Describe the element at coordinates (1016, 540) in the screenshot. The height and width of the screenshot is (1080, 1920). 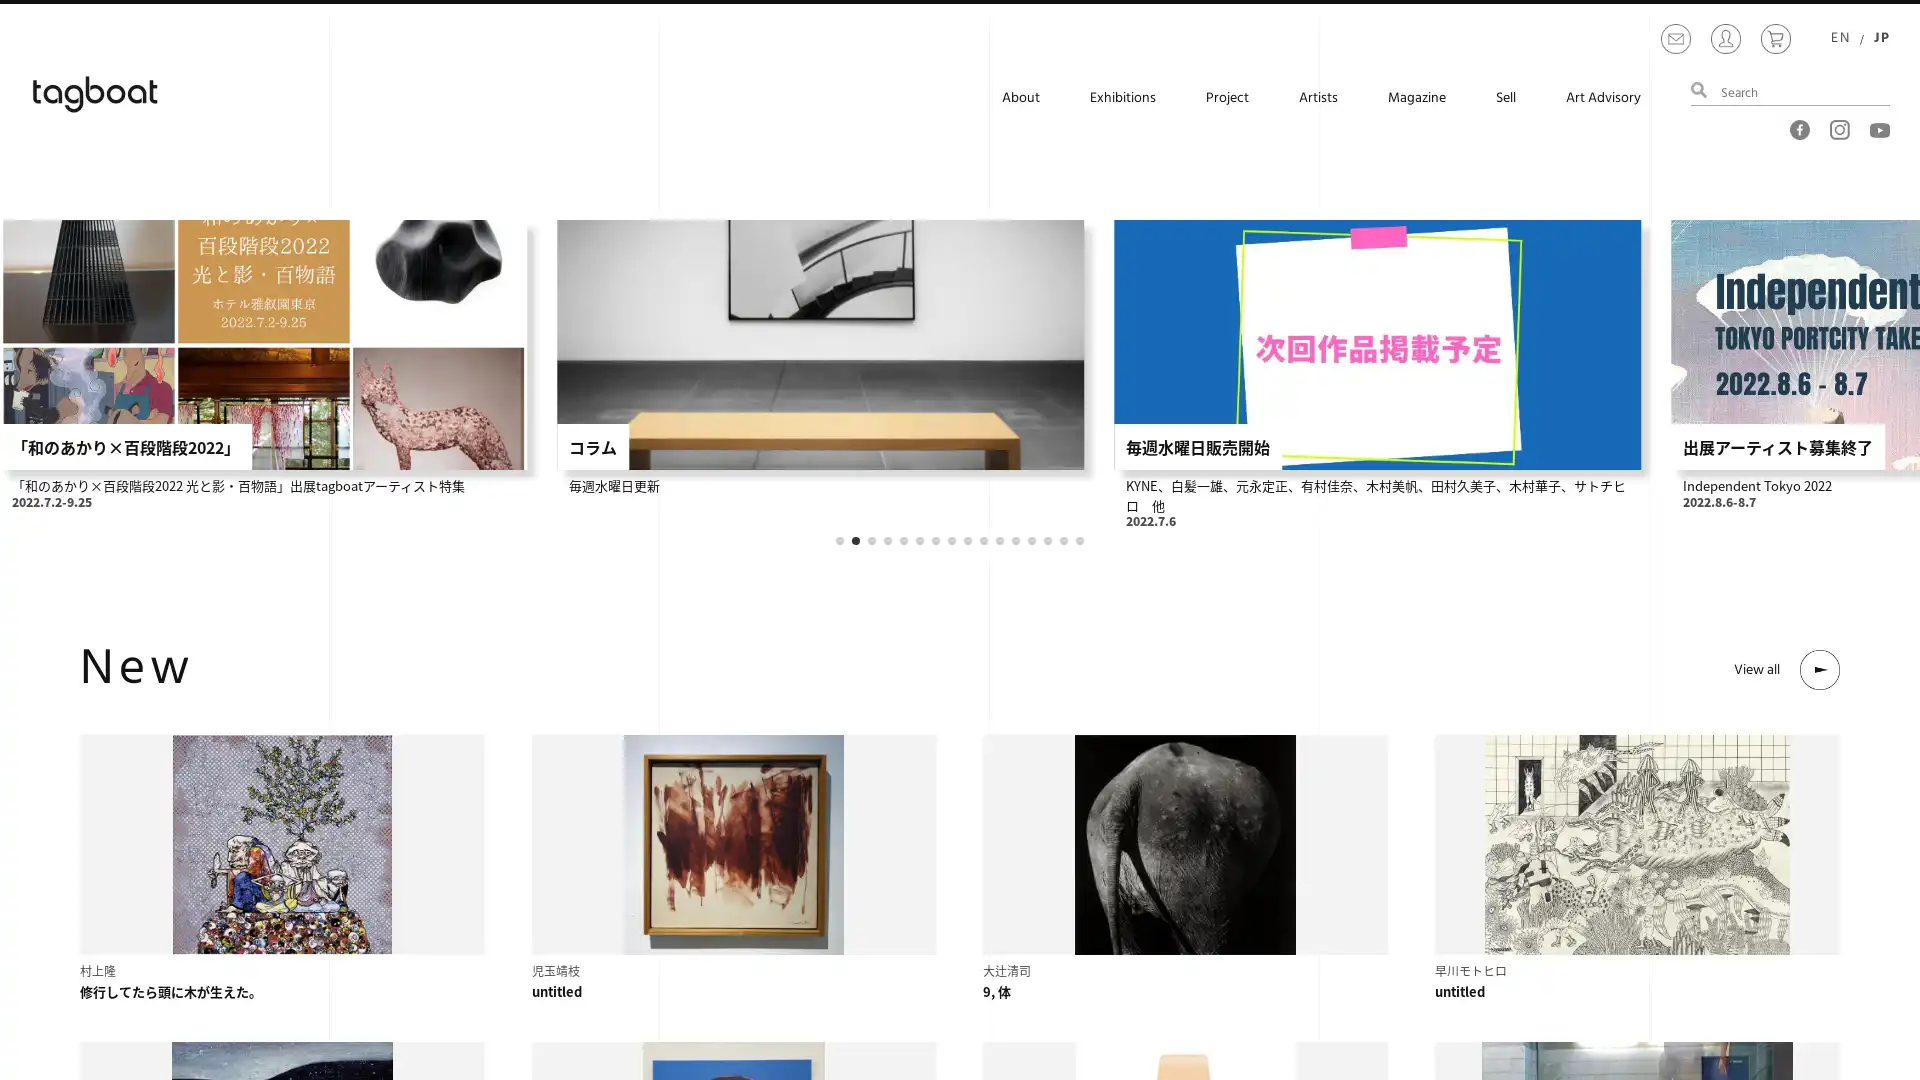
I see `Go to slide 12` at that location.